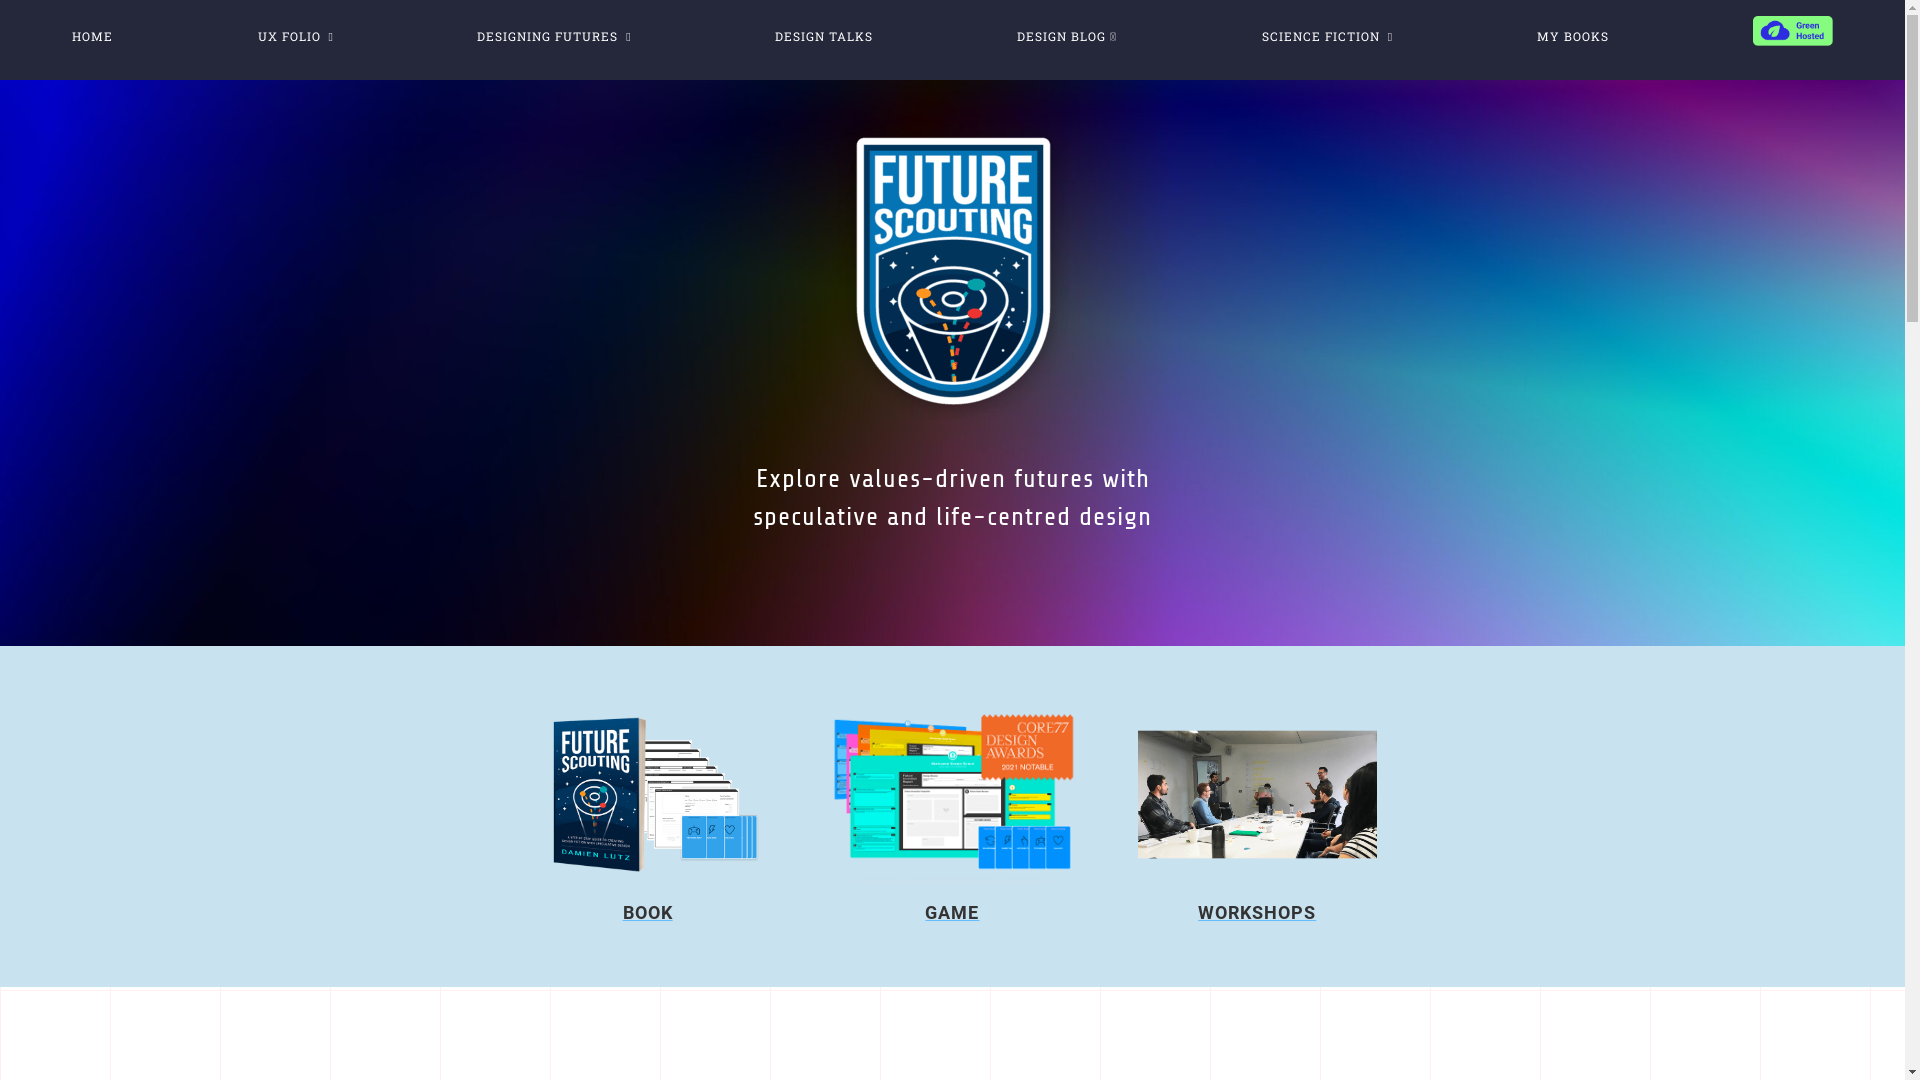  I want to click on 'Logo-02-edit2', so click(952, 270).